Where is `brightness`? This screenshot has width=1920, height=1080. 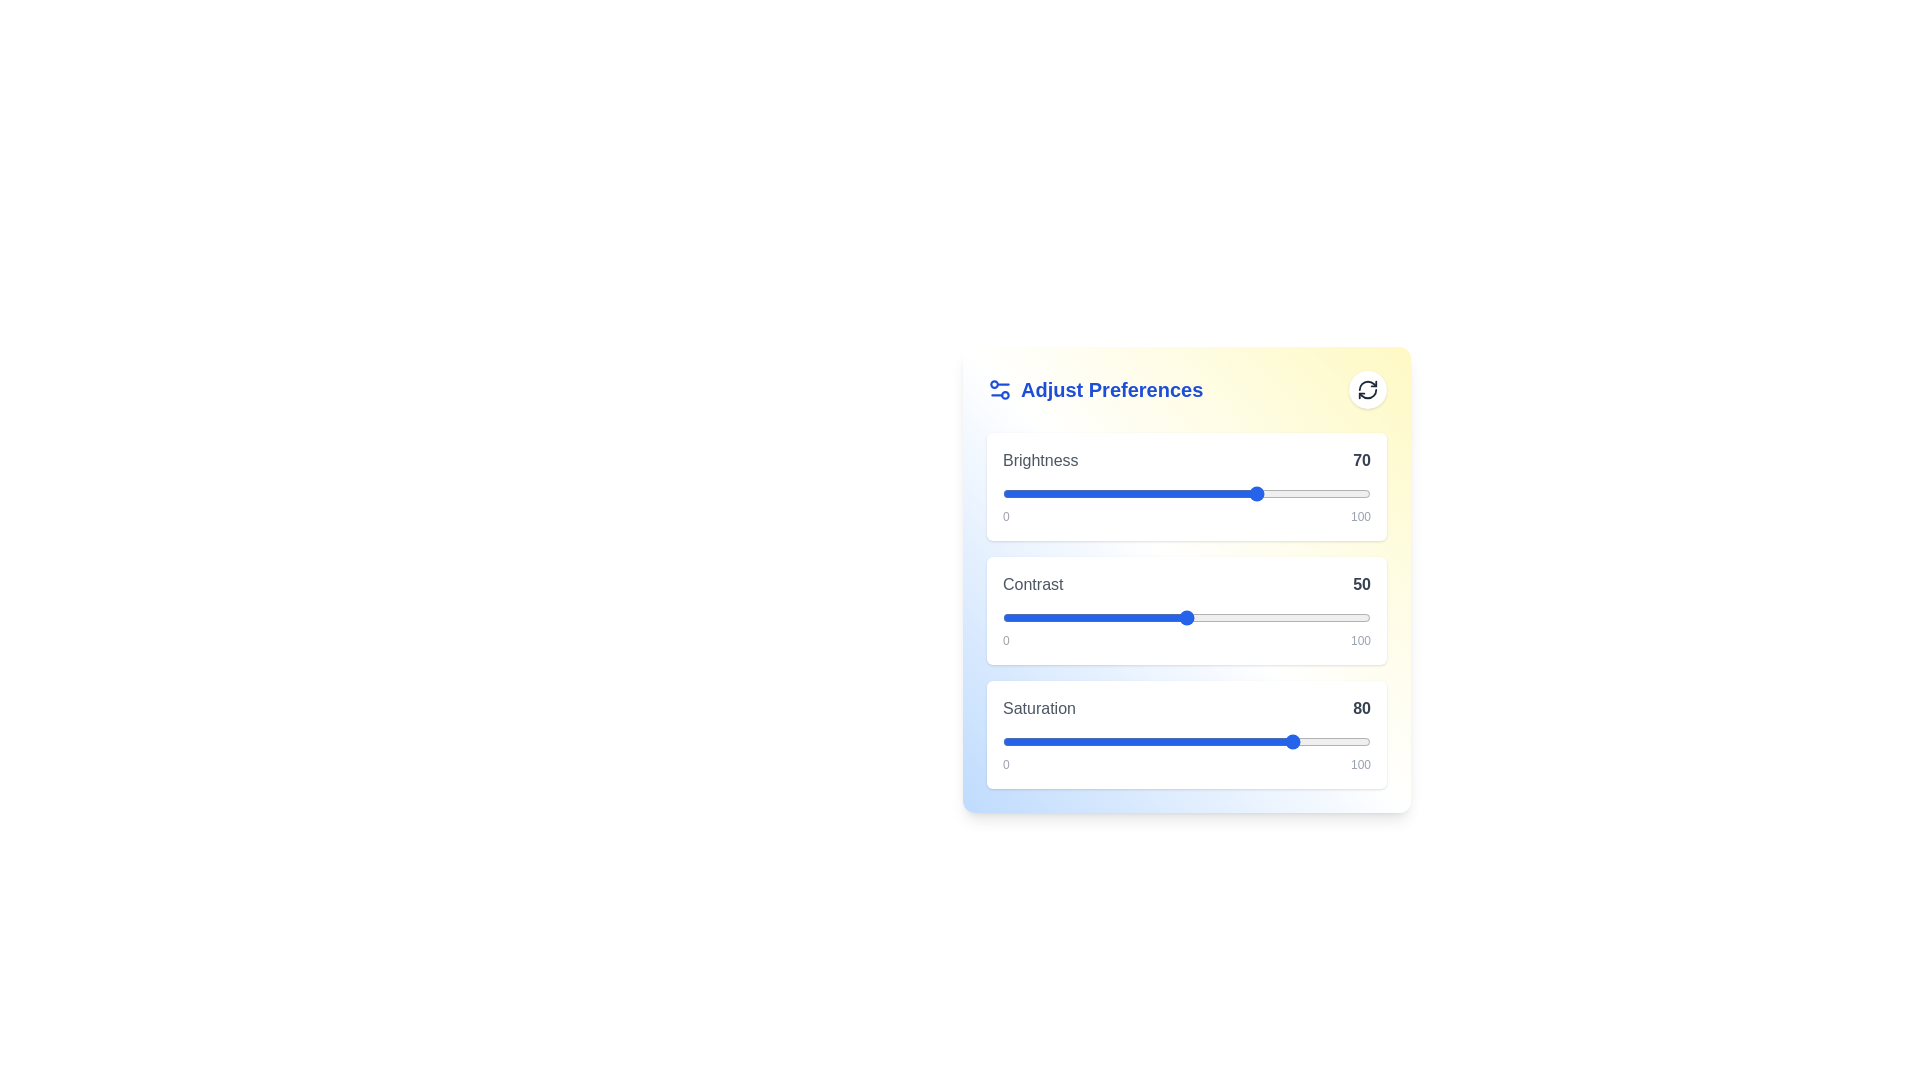
brightness is located at coordinates (1093, 493).